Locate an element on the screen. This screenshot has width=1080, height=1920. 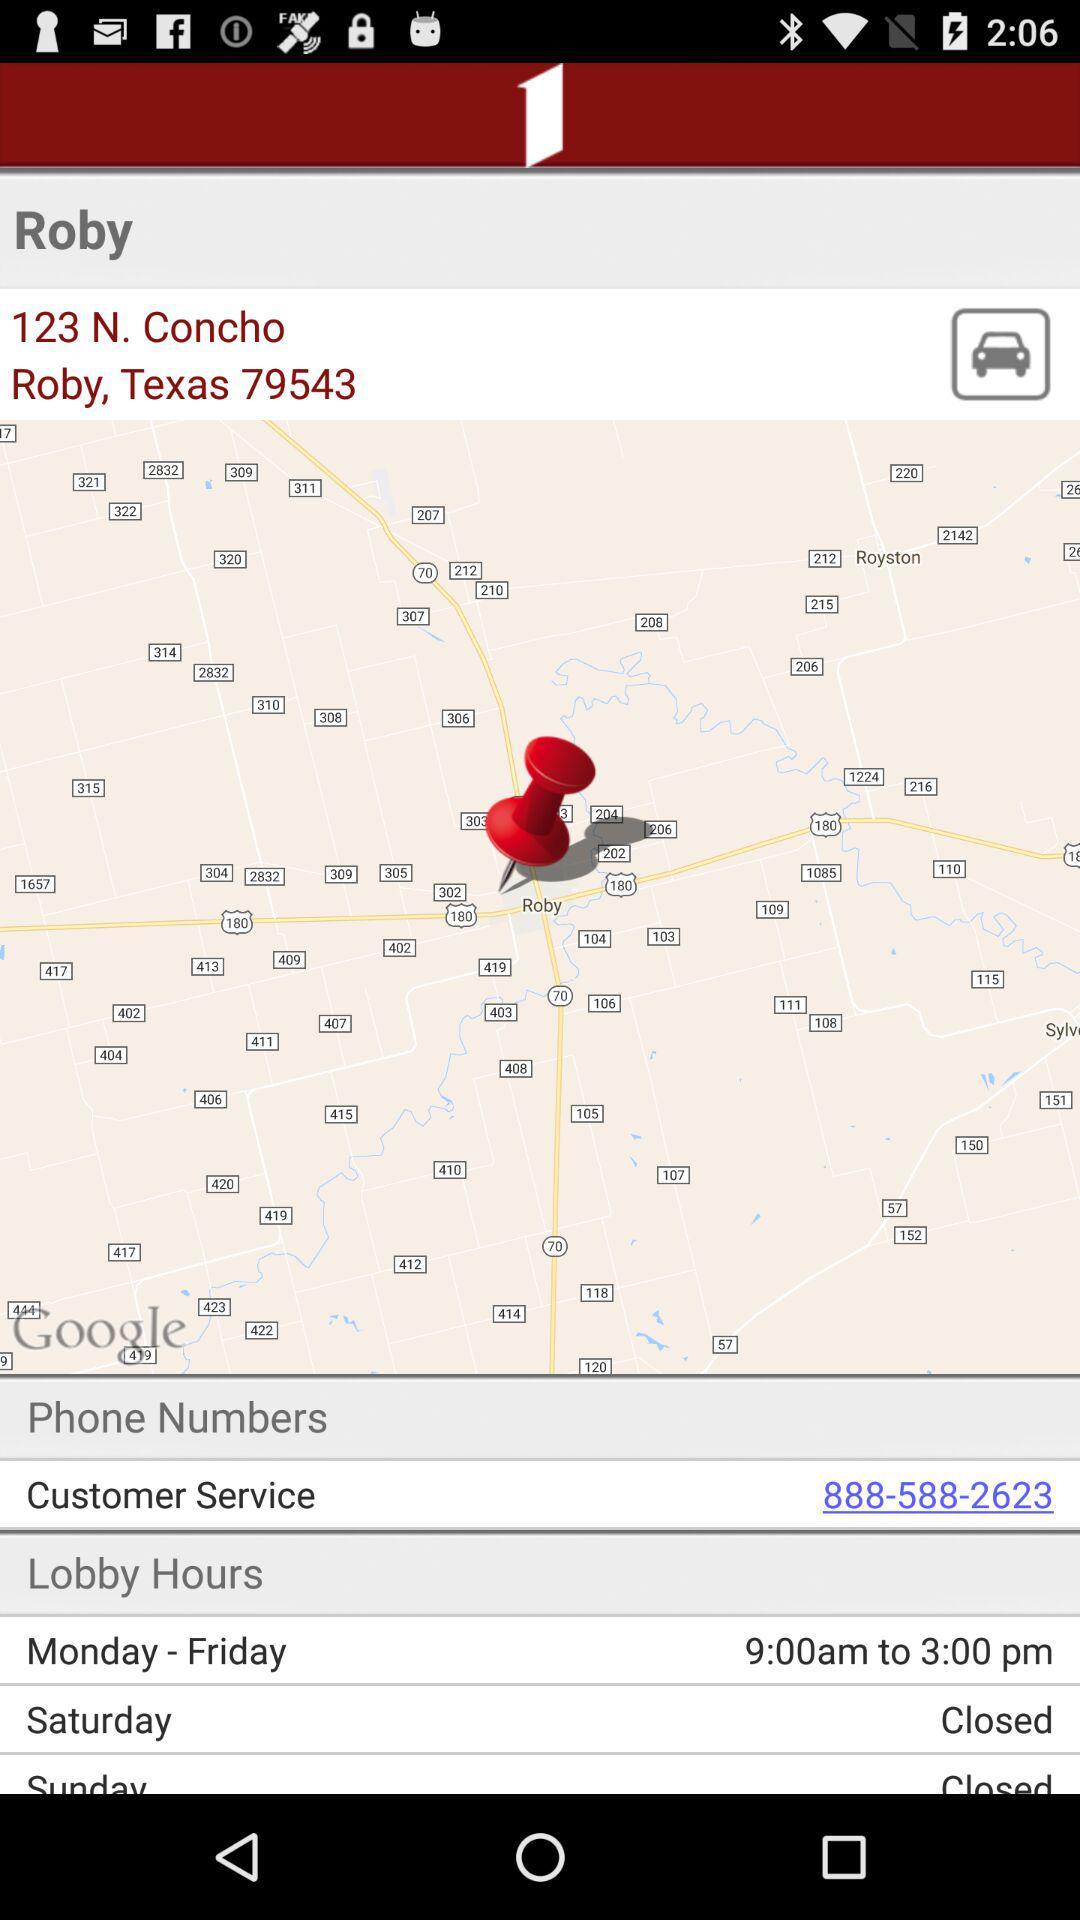
item next to the customer service item is located at coordinates (811, 1493).